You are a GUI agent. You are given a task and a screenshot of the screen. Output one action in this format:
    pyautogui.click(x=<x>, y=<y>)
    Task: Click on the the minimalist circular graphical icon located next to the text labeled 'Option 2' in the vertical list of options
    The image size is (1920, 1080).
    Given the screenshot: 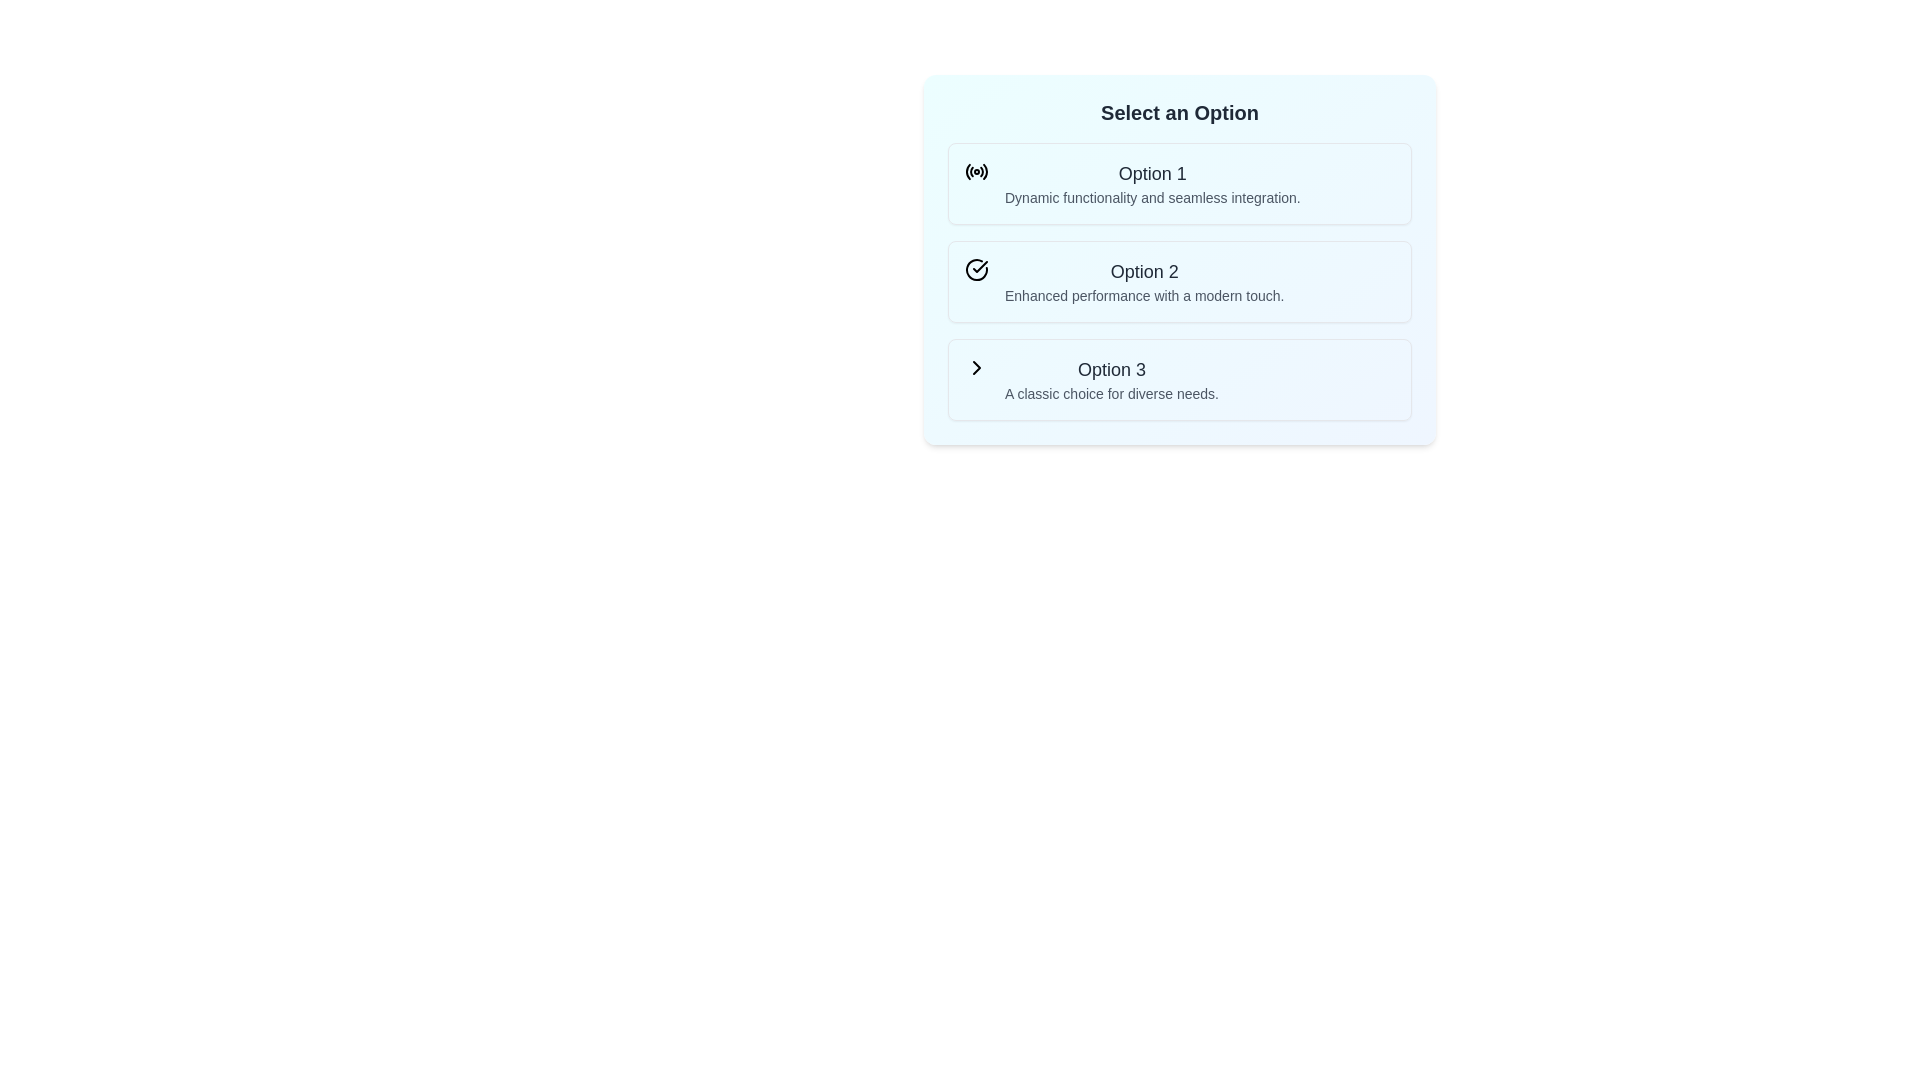 What is the action you would take?
    pyautogui.click(x=977, y=270)
    